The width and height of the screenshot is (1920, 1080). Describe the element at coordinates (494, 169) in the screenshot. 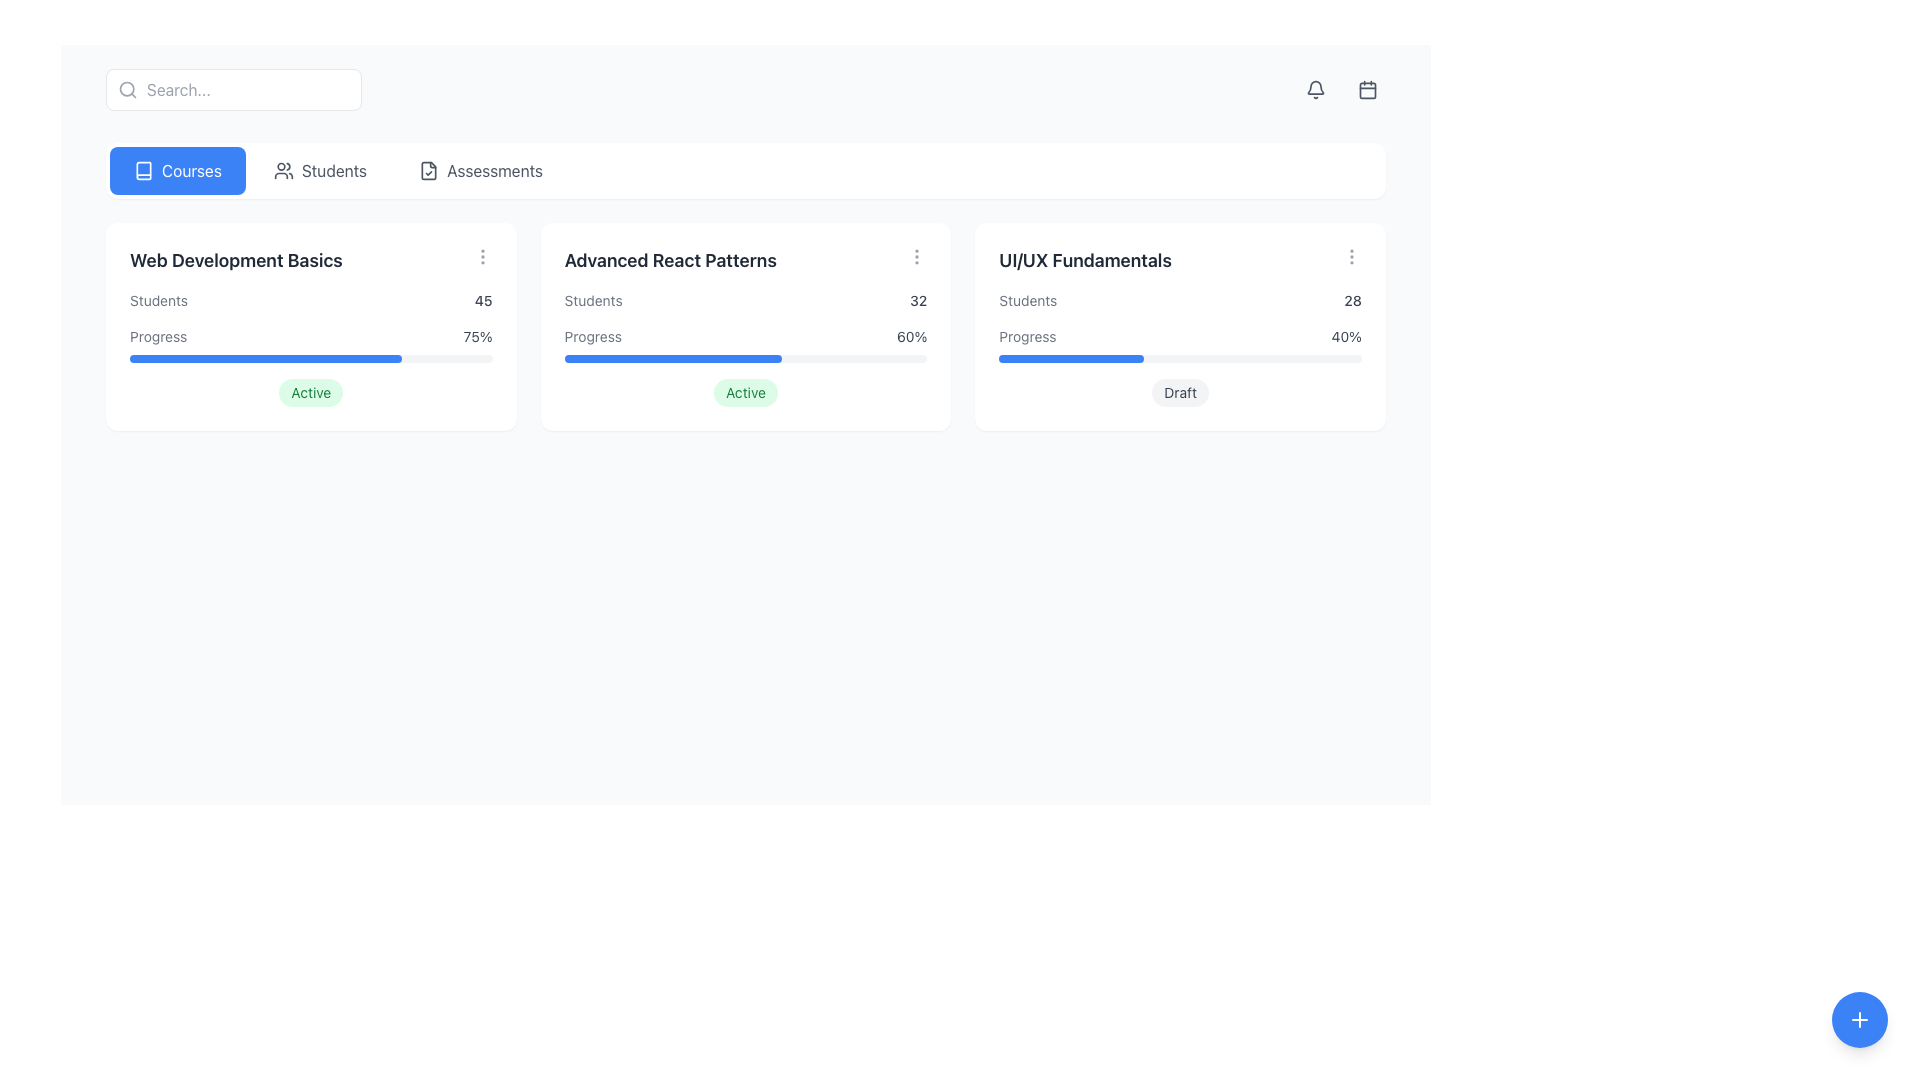

I see `the 'Assessments' text label in the navigation bar` at that location.